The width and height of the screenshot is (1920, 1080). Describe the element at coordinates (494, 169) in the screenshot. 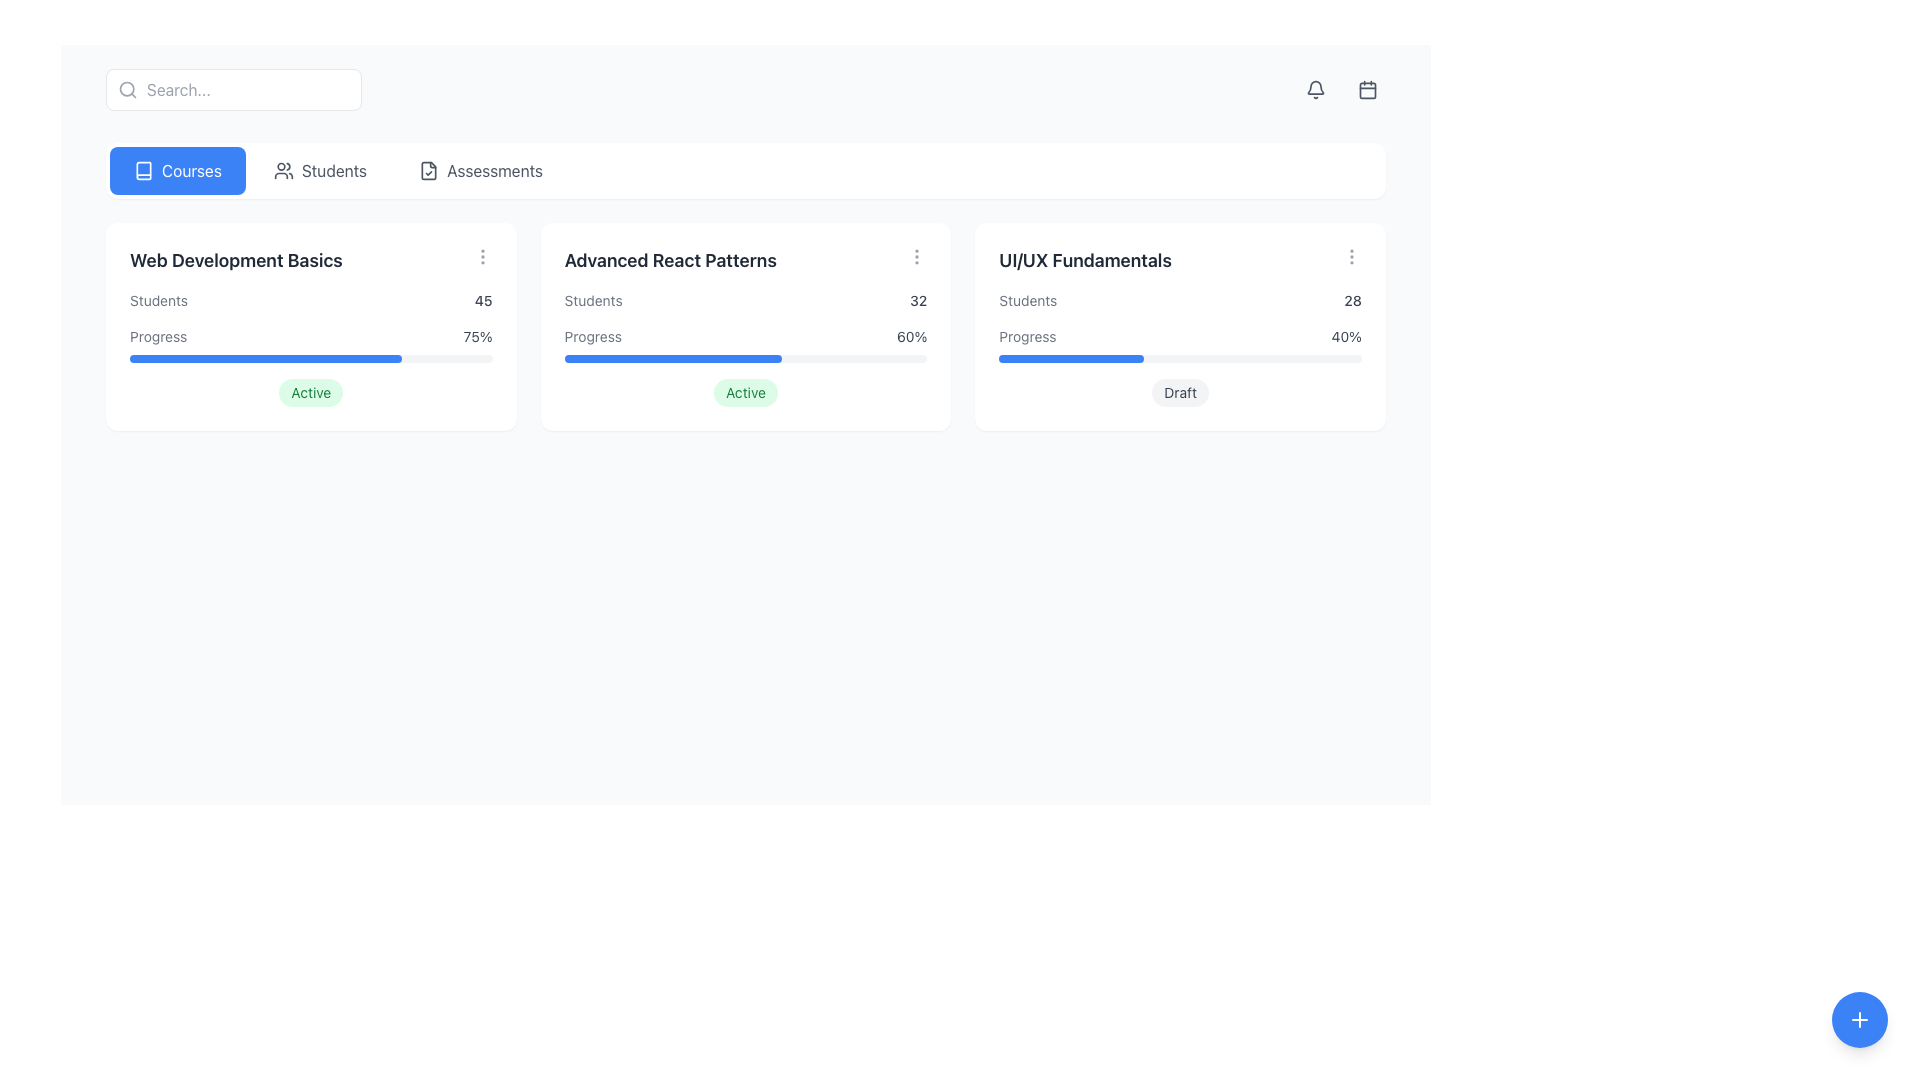

I see `the 'Assessments' text label in the navigation bar` at that location.